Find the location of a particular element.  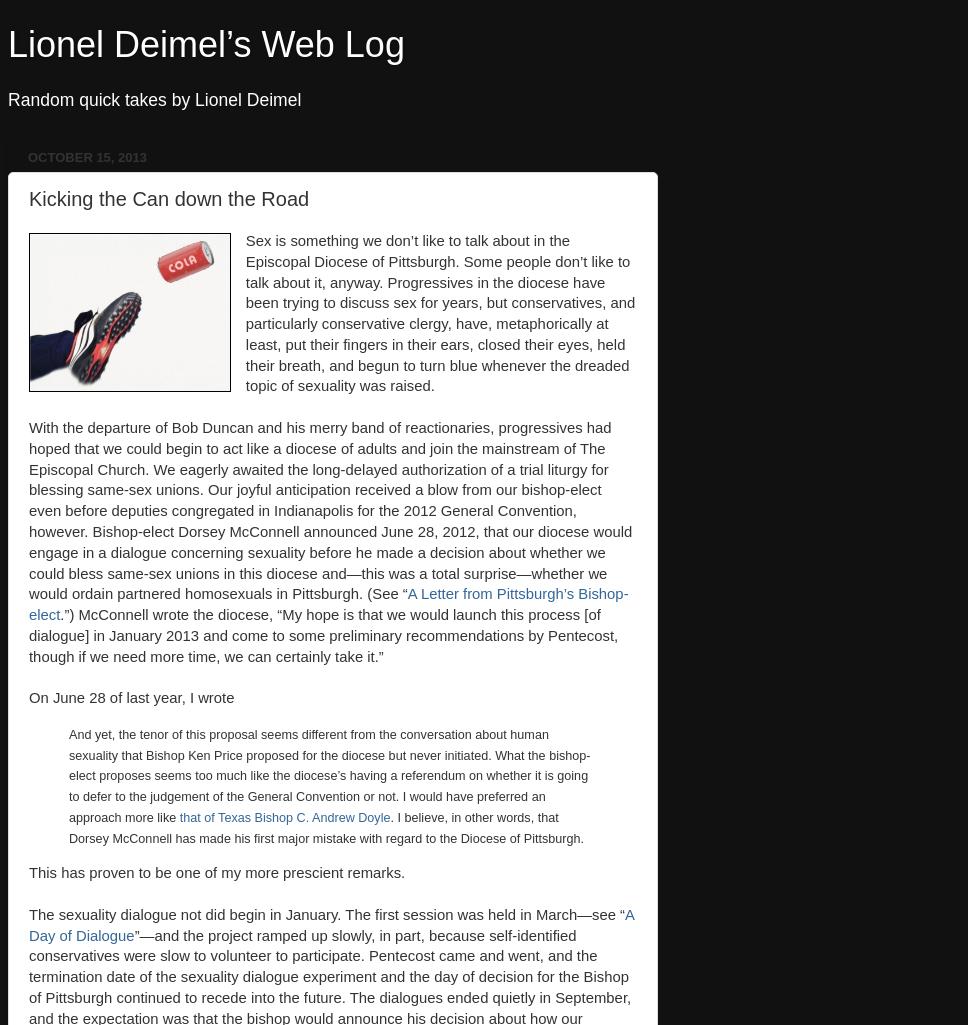

'October 15, 2013' is located at coordinates (87, 156).